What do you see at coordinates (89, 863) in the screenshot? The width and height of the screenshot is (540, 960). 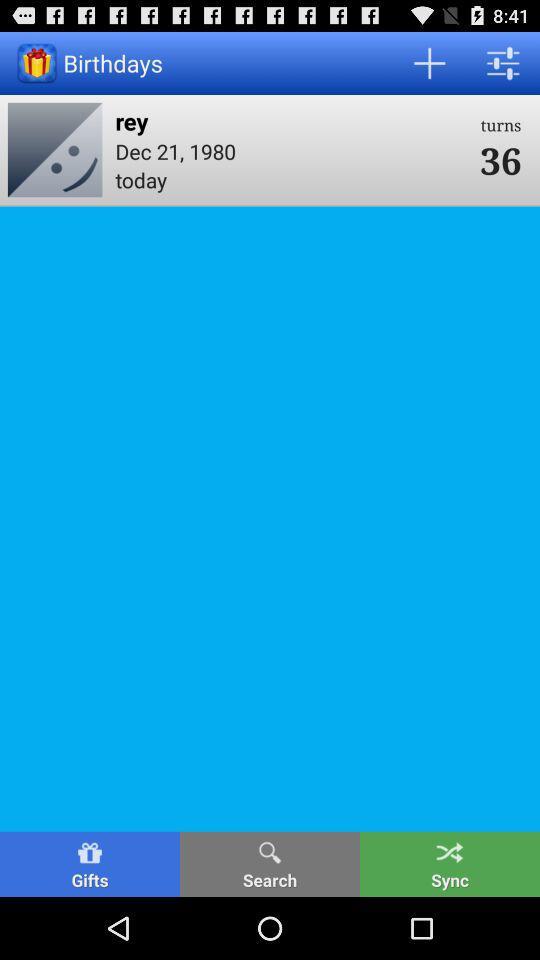 I see `icon to the left of search icon` at bounding box center [89, 863].